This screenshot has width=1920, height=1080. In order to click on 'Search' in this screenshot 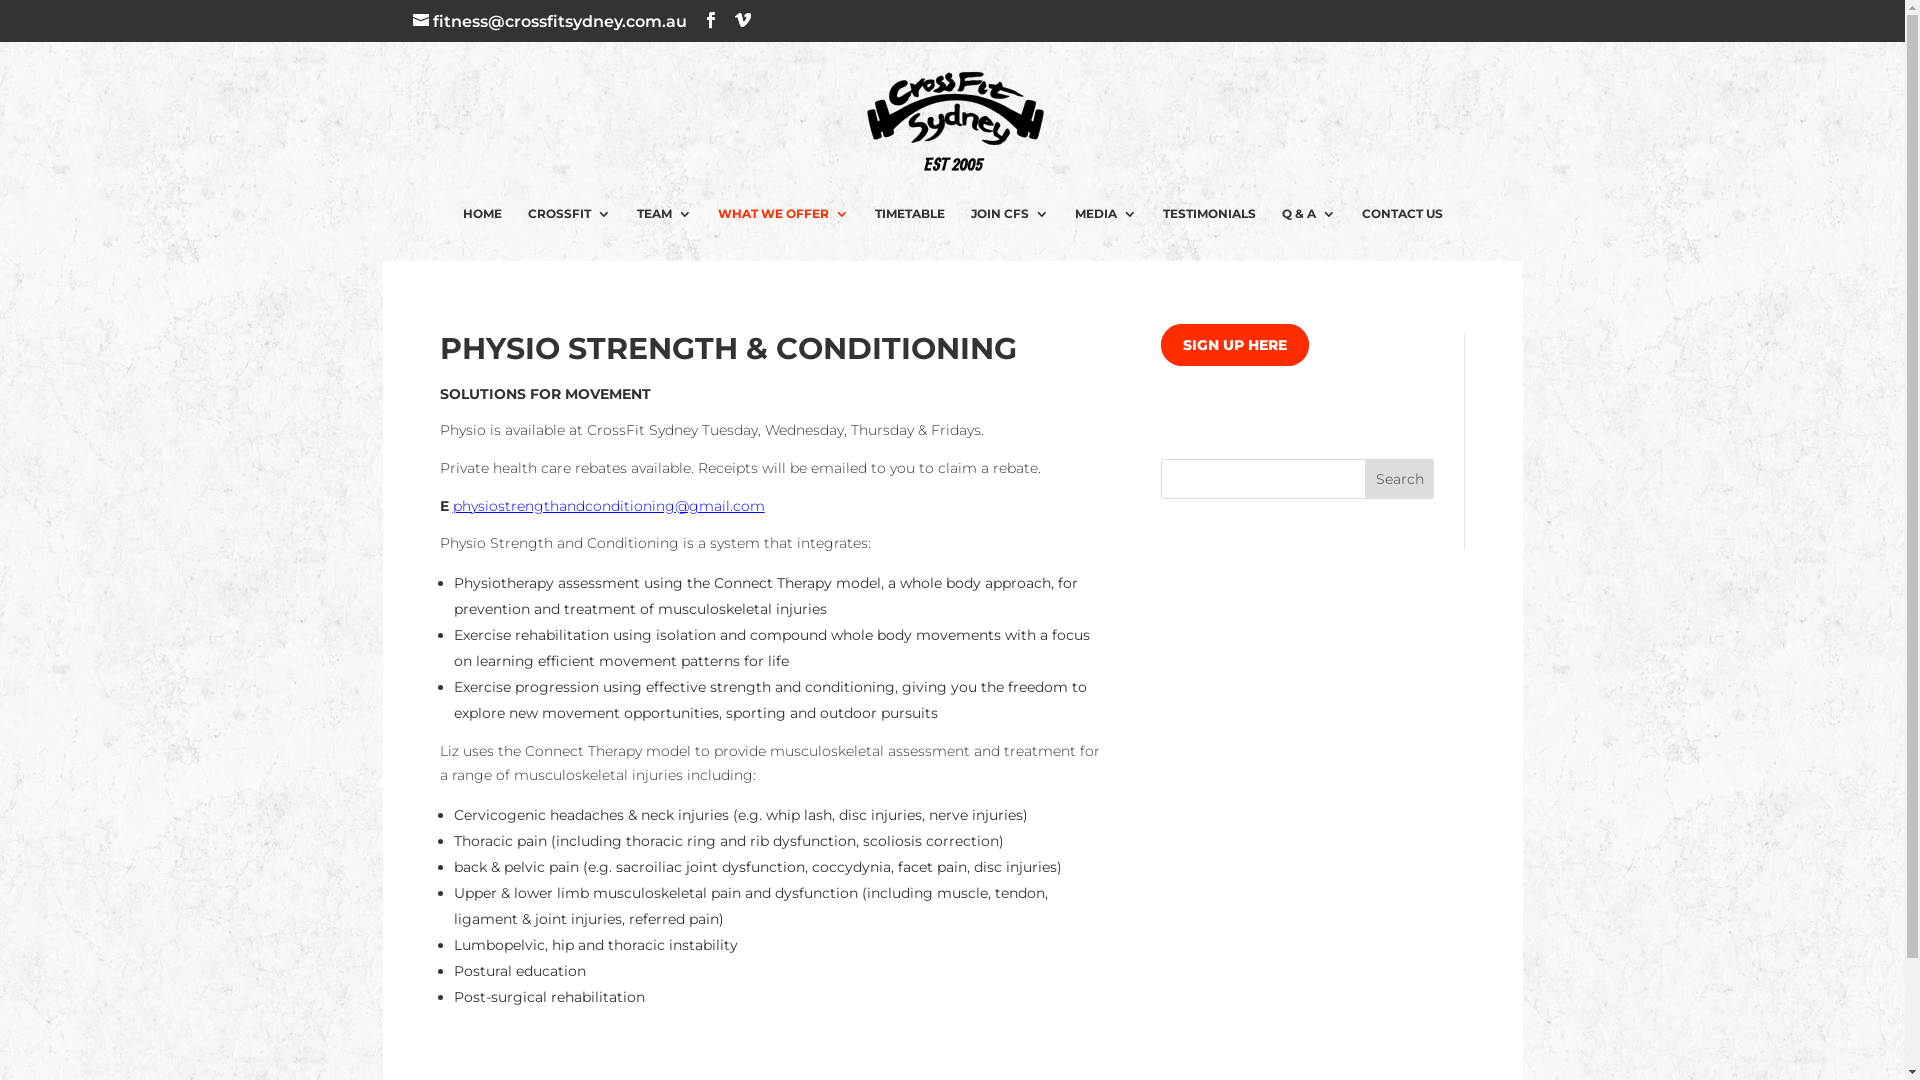, I will do `click(1399, 478)`.